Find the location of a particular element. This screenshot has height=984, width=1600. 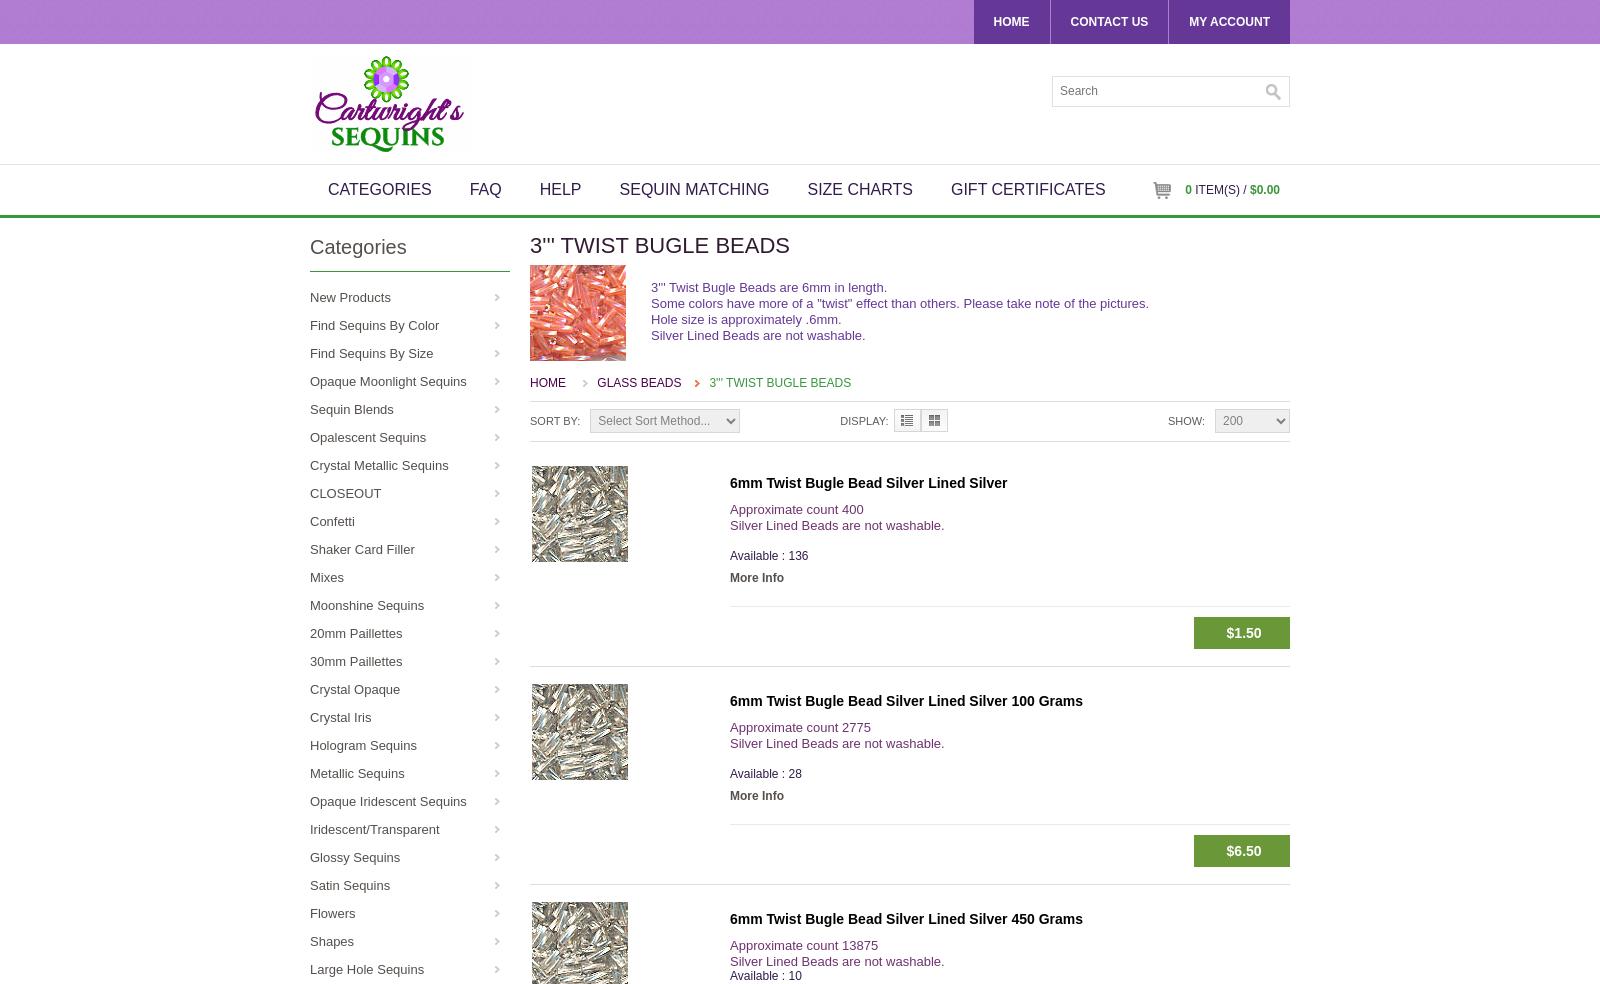

'Some colors have more of a "twist" effect than others. Please take note of the pictures.' is located at coordinates (651, 302).